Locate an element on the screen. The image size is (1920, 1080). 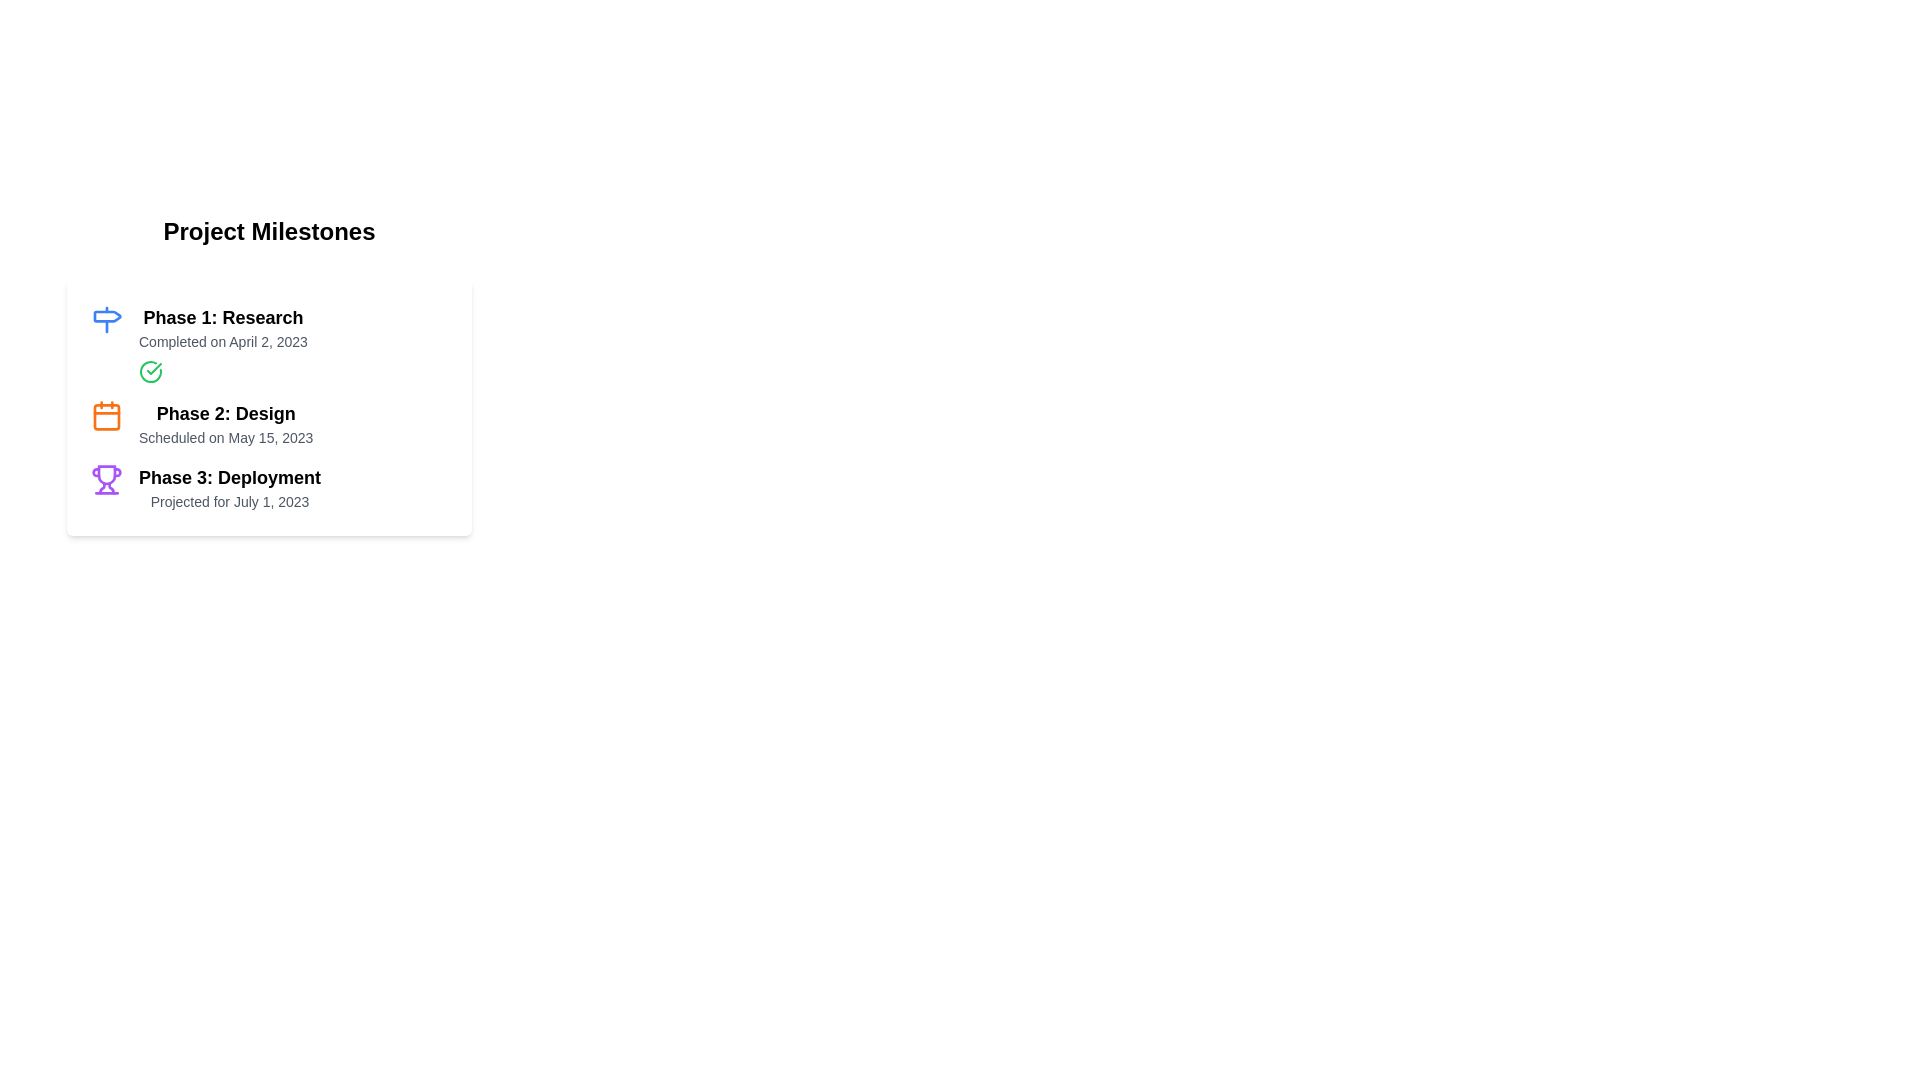
the green checkmark icon enclosed in a circular outline located in the 'Phase 1: Research' section, beneath the 'Completed on April 2, 2023' text is located at coordinates (149, 371).